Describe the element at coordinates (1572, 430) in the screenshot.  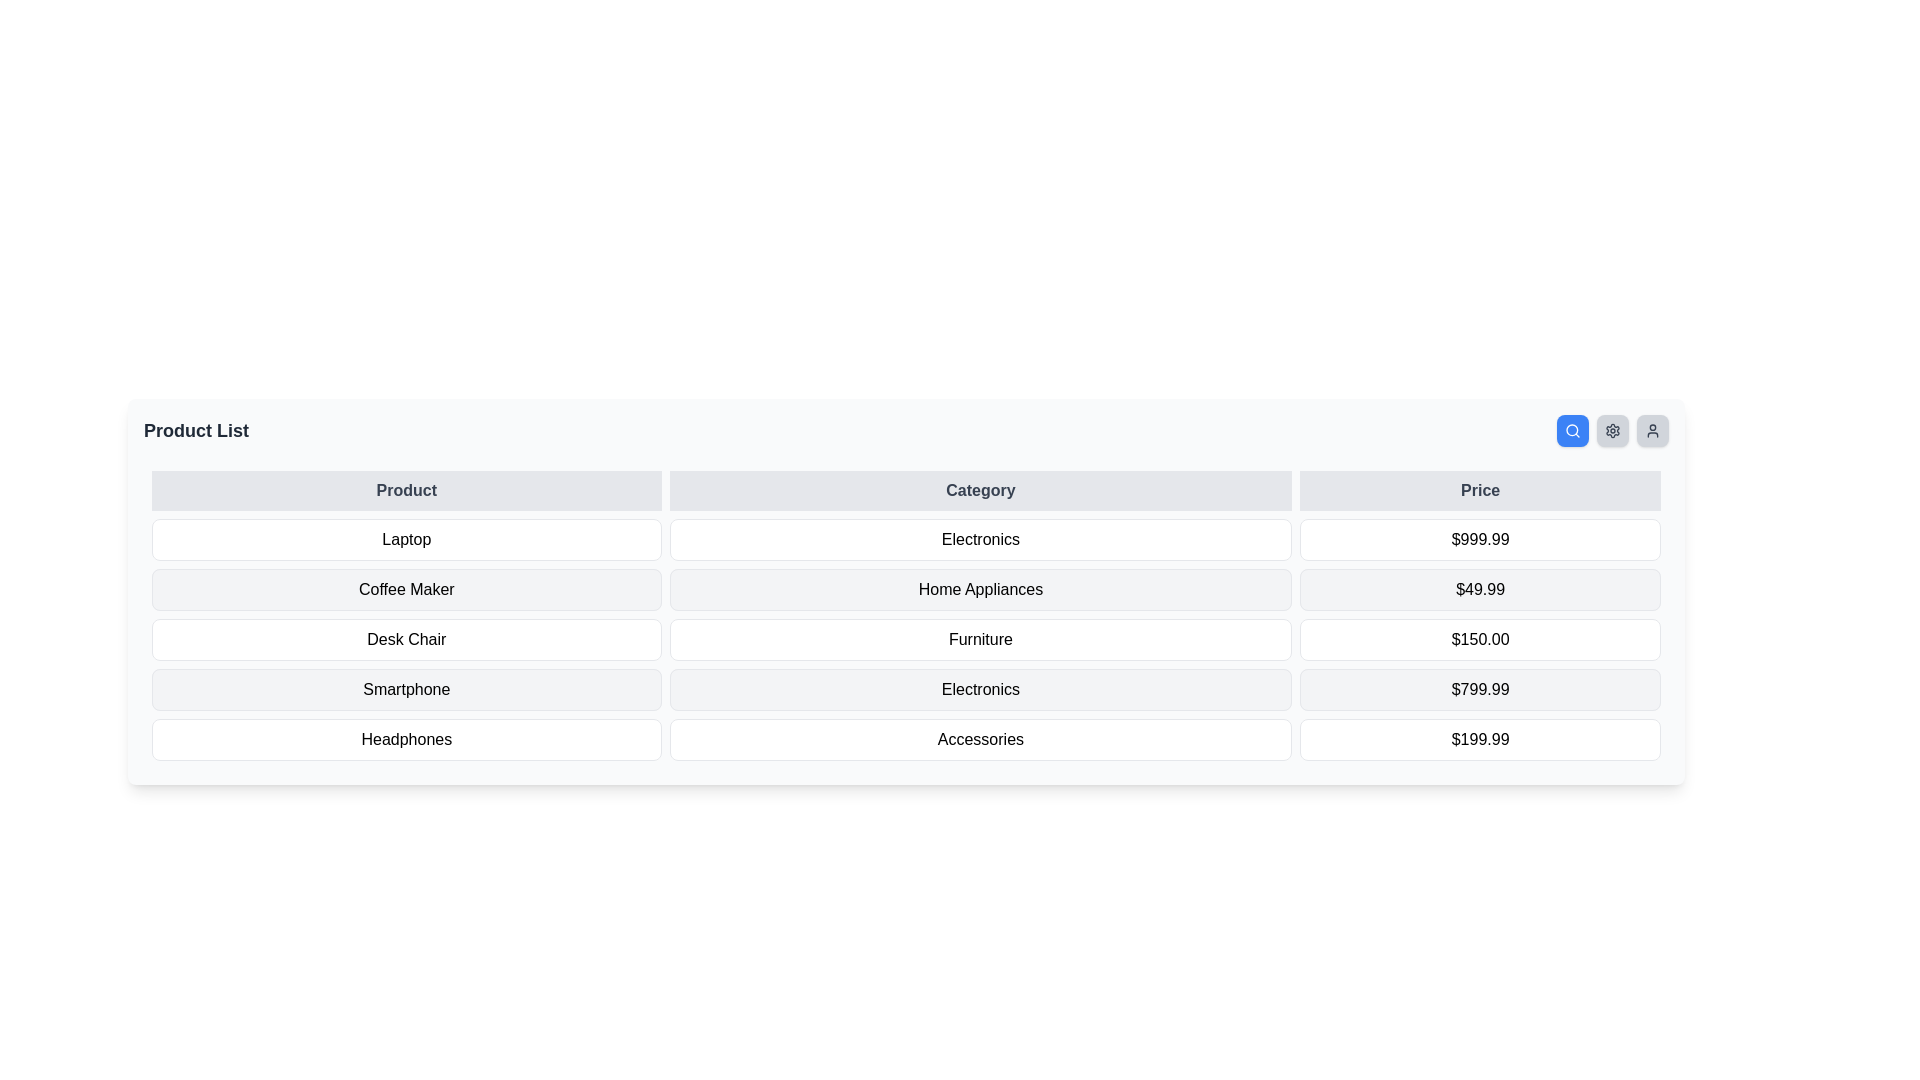
I see `the search icon located inside a button in the top-right corner of the interface to initiate a search` at that location.